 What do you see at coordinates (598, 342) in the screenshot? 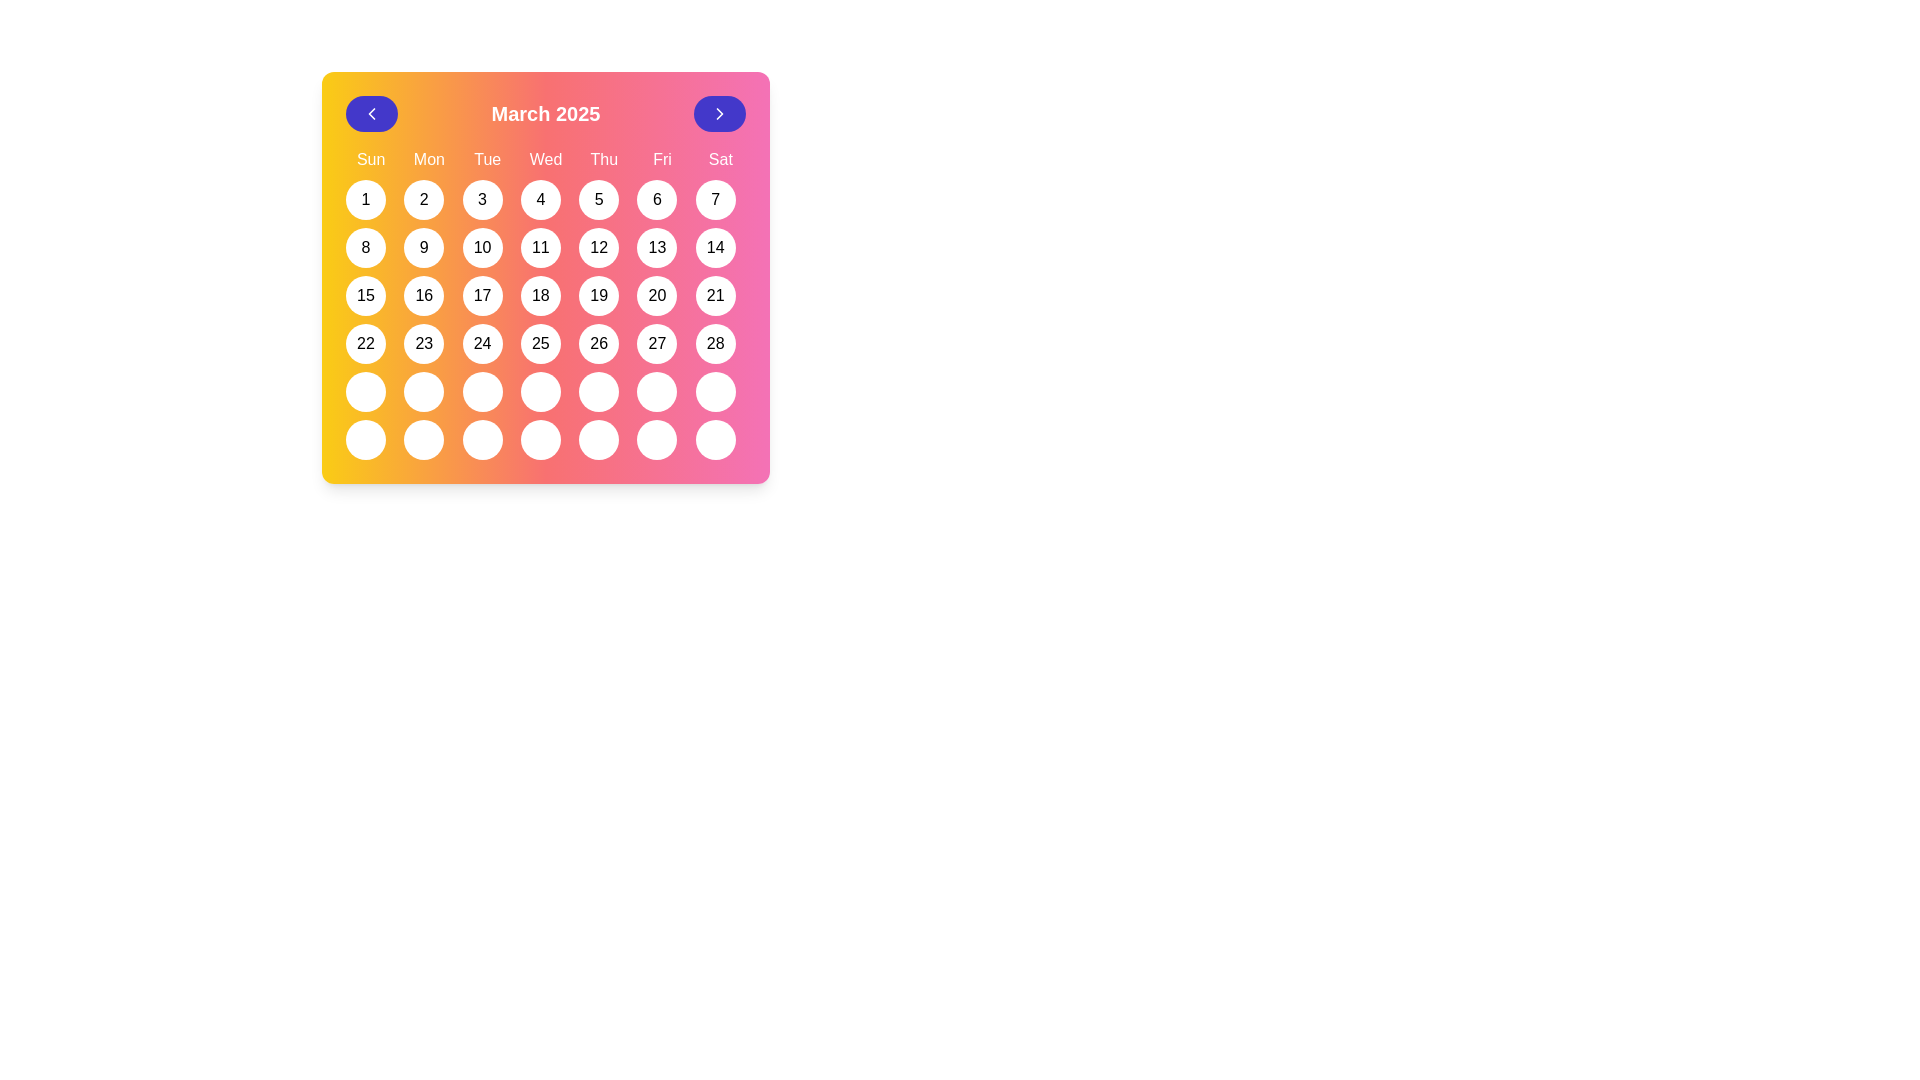
I see `the button representing the 26th day of March 2025 in the calendar` at bounding box center [598, 342].